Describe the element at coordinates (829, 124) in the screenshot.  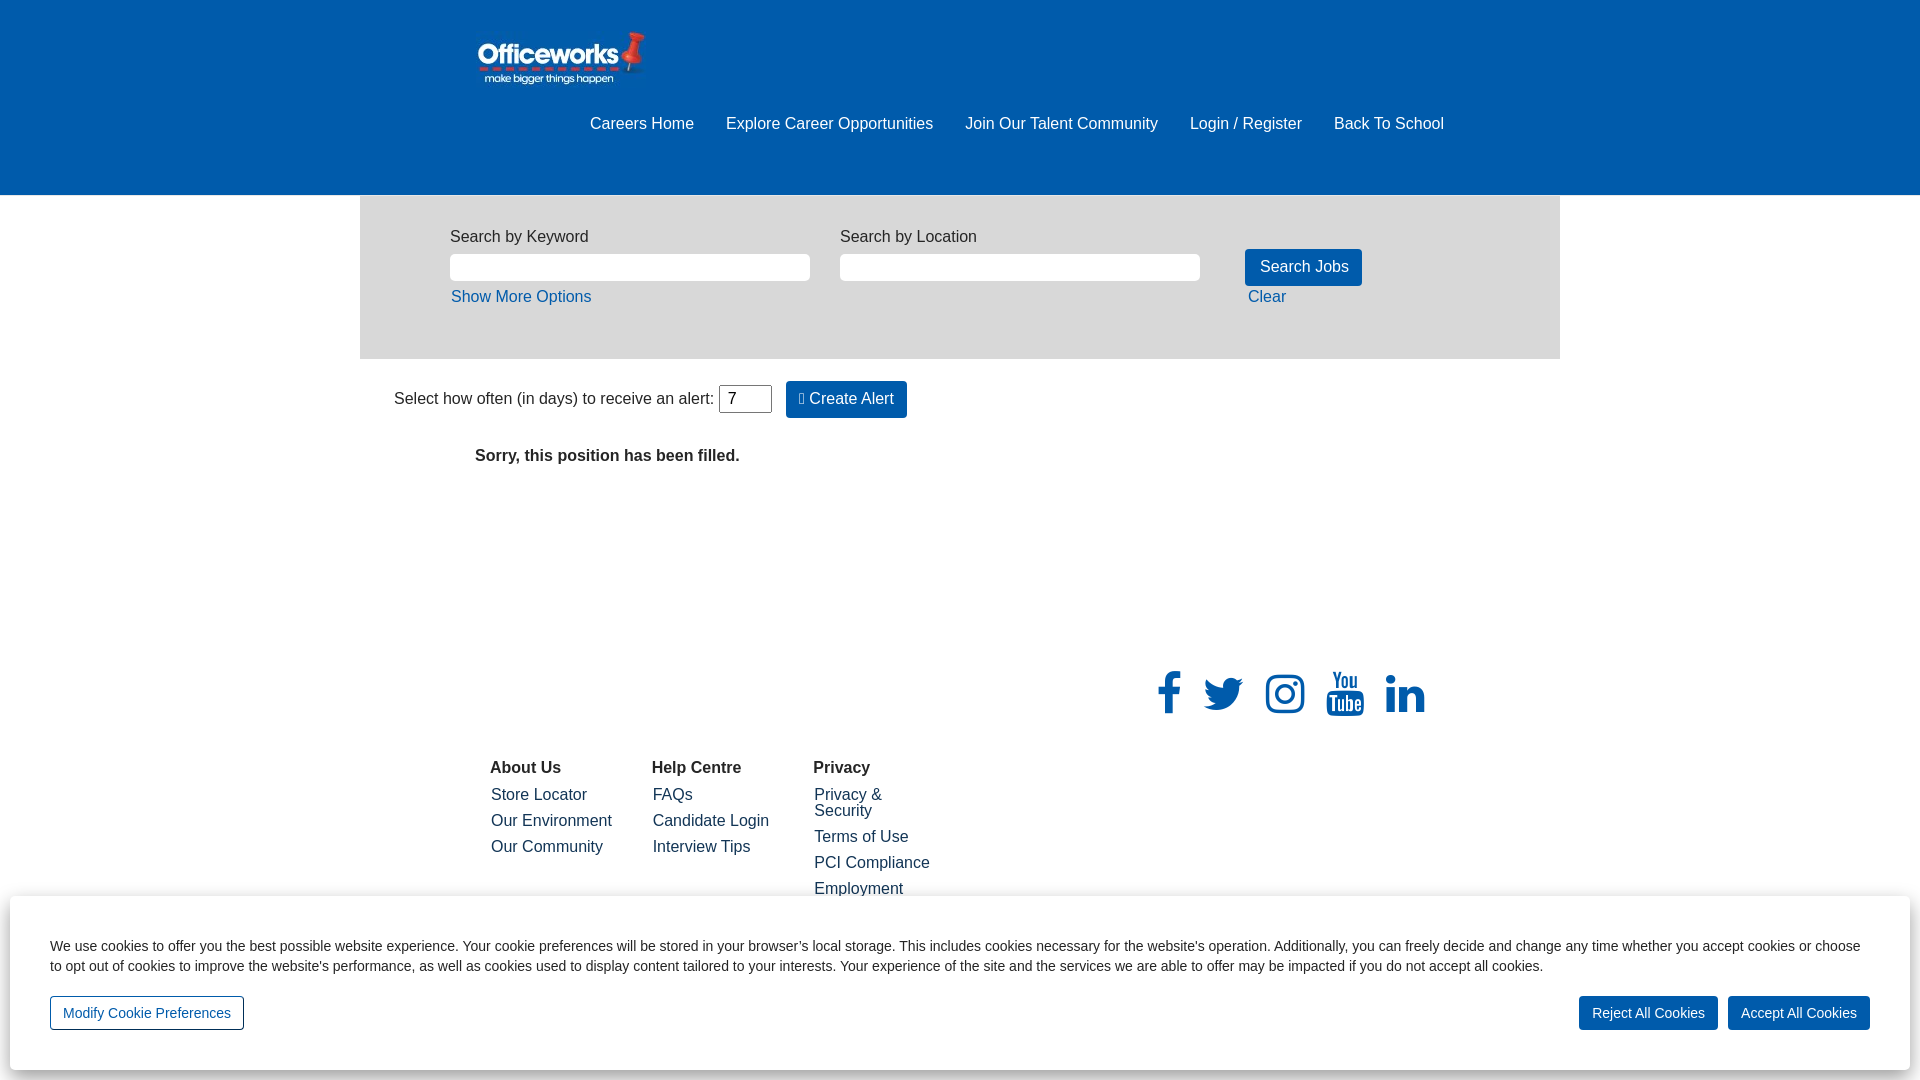
I see `'Explore Career Opportunities'` at that location.